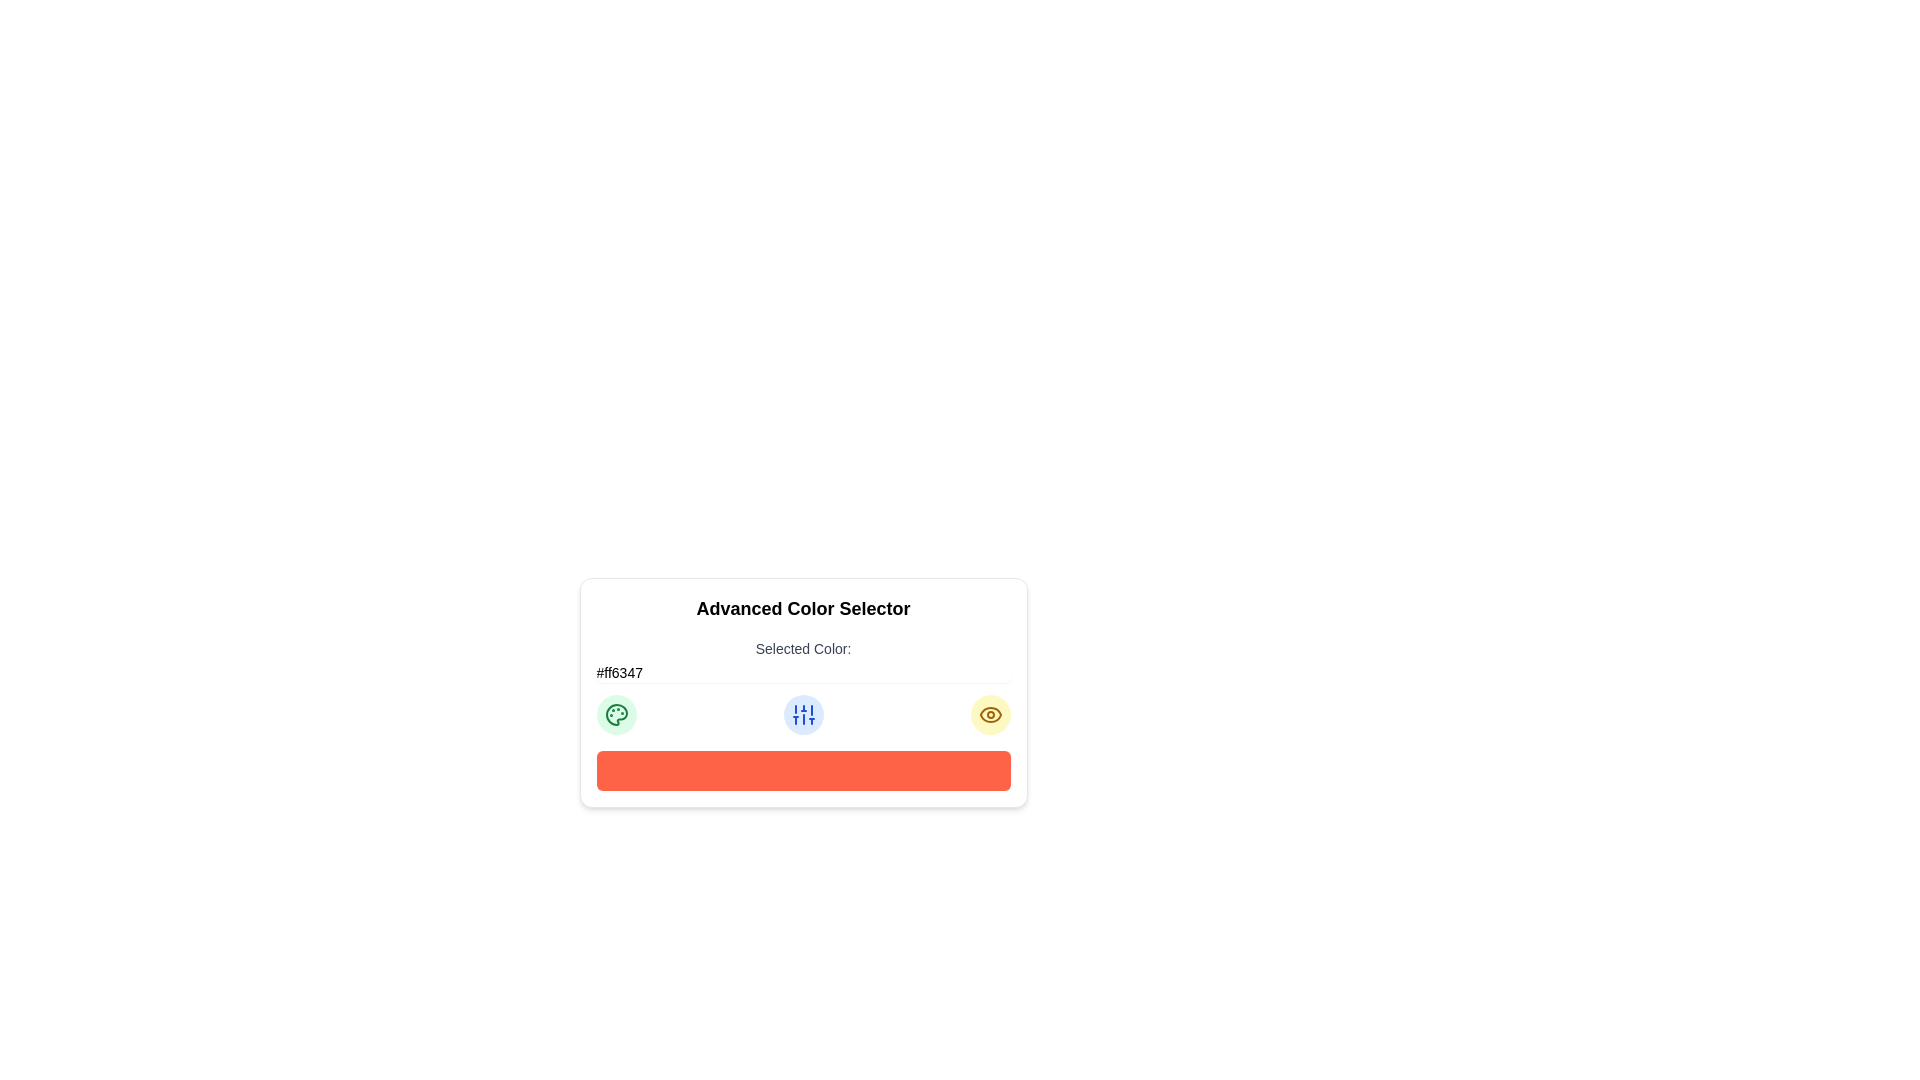  Describe the element at coordinates (803, 713) in the screenshot. I see `the middle circular button for adjusting settings` at that location.